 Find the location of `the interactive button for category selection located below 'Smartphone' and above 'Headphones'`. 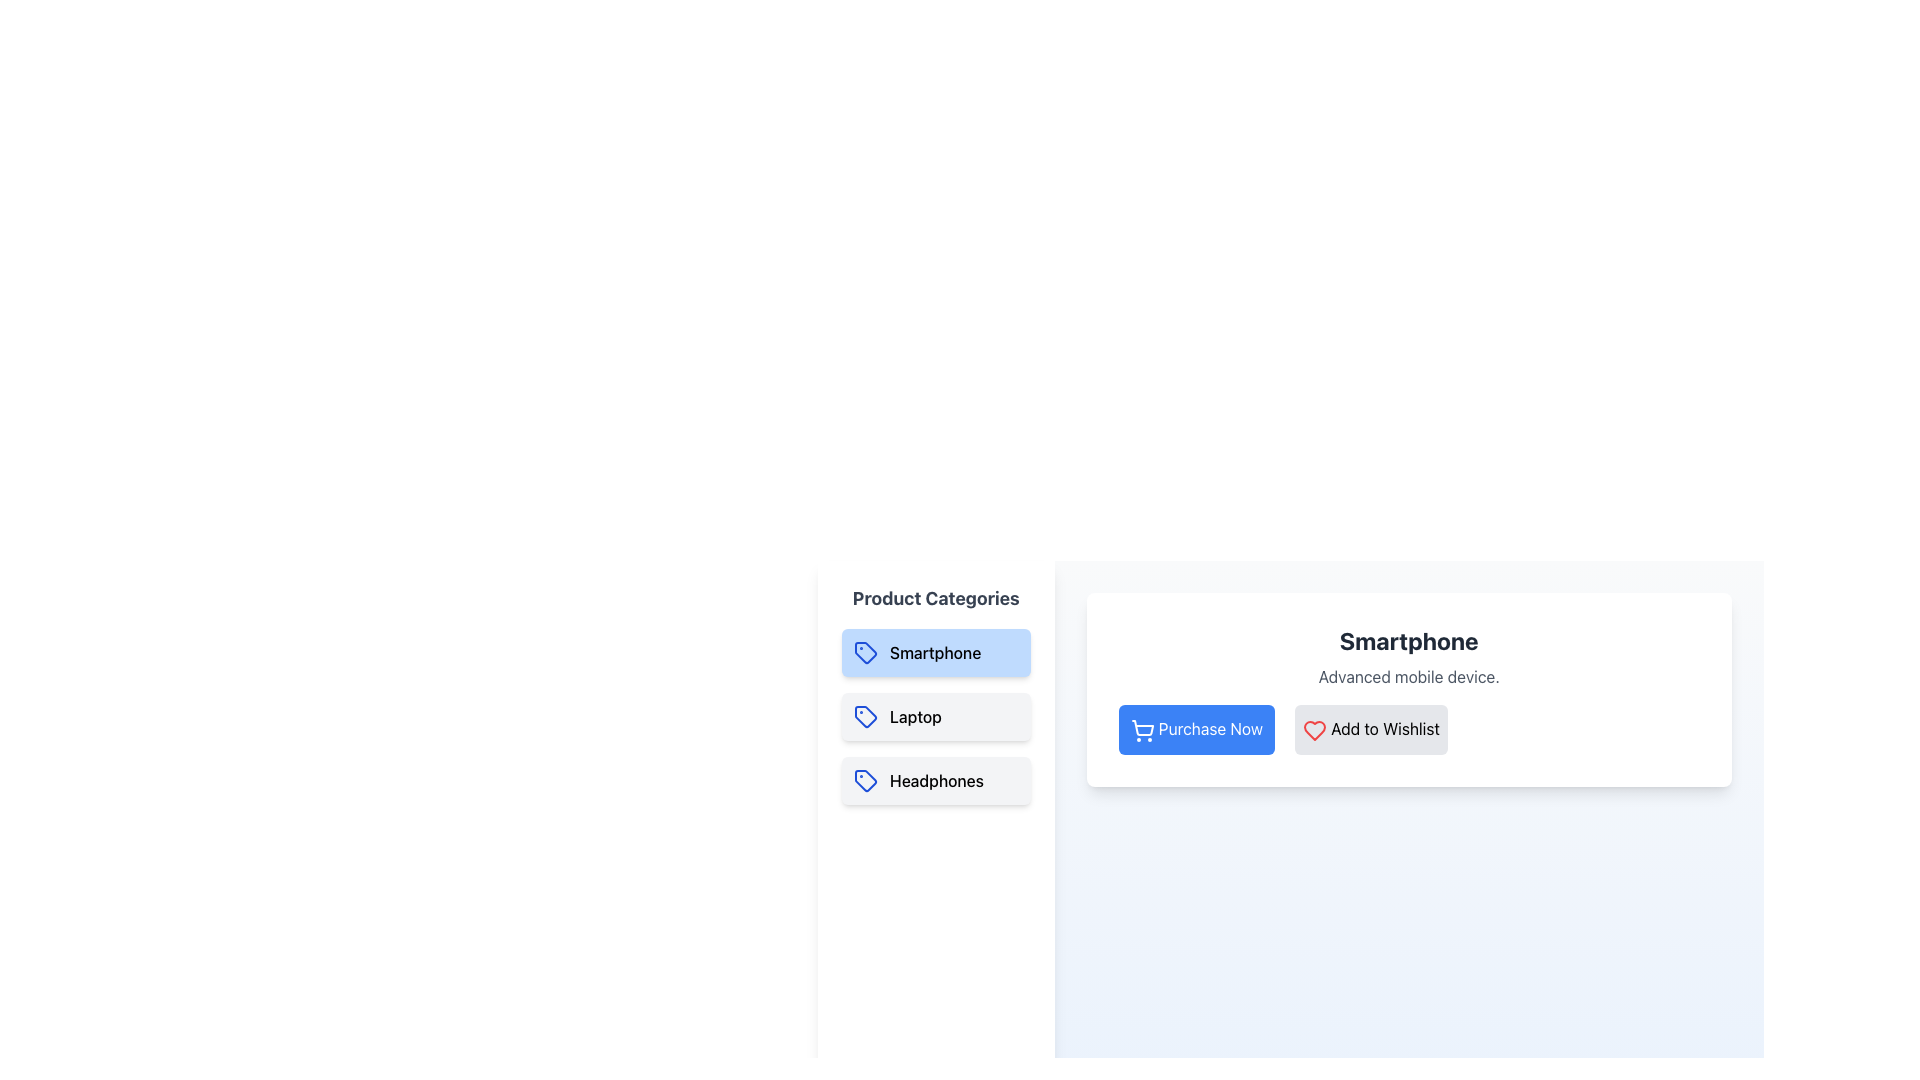

the interactive button for category selection located below 'Smartphone' and above 'Headphones' is located at coordinates (935, 716).